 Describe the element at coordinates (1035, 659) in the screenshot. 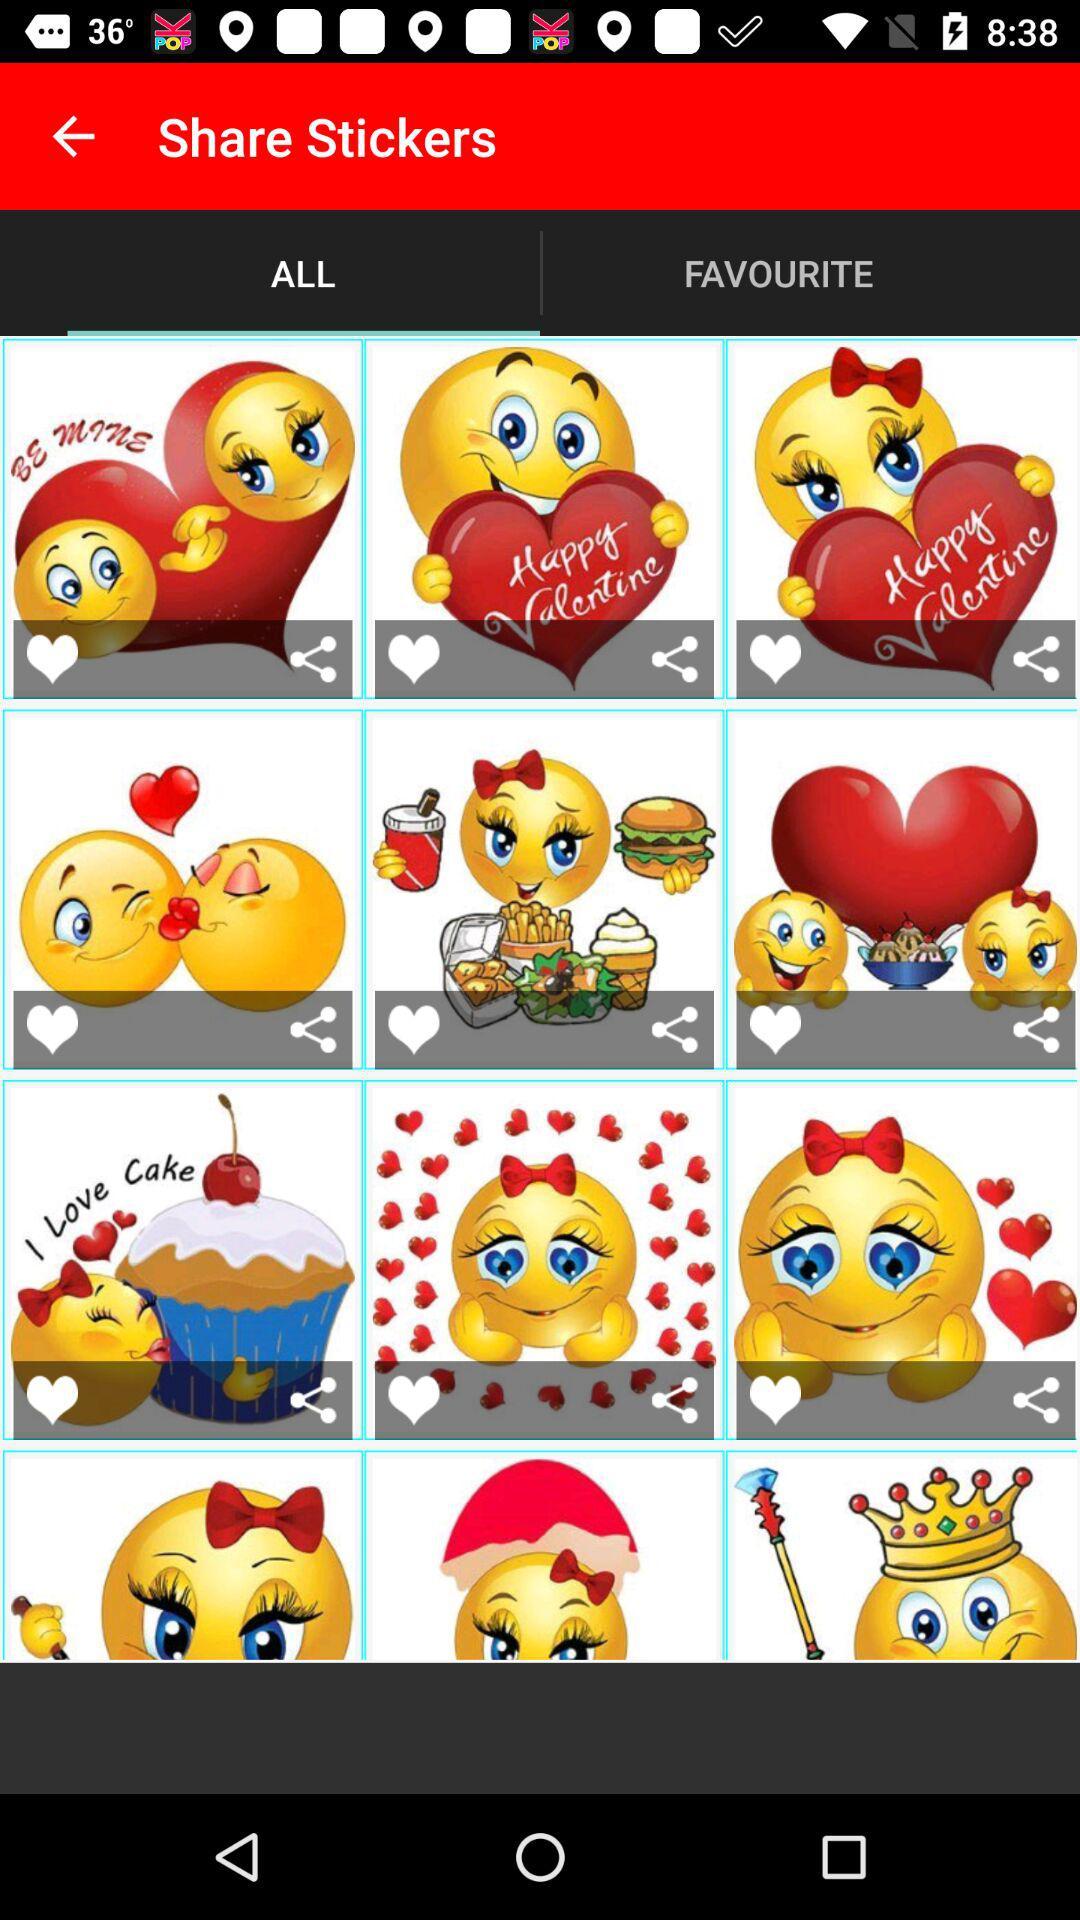

I see `share this sticker` at that location.